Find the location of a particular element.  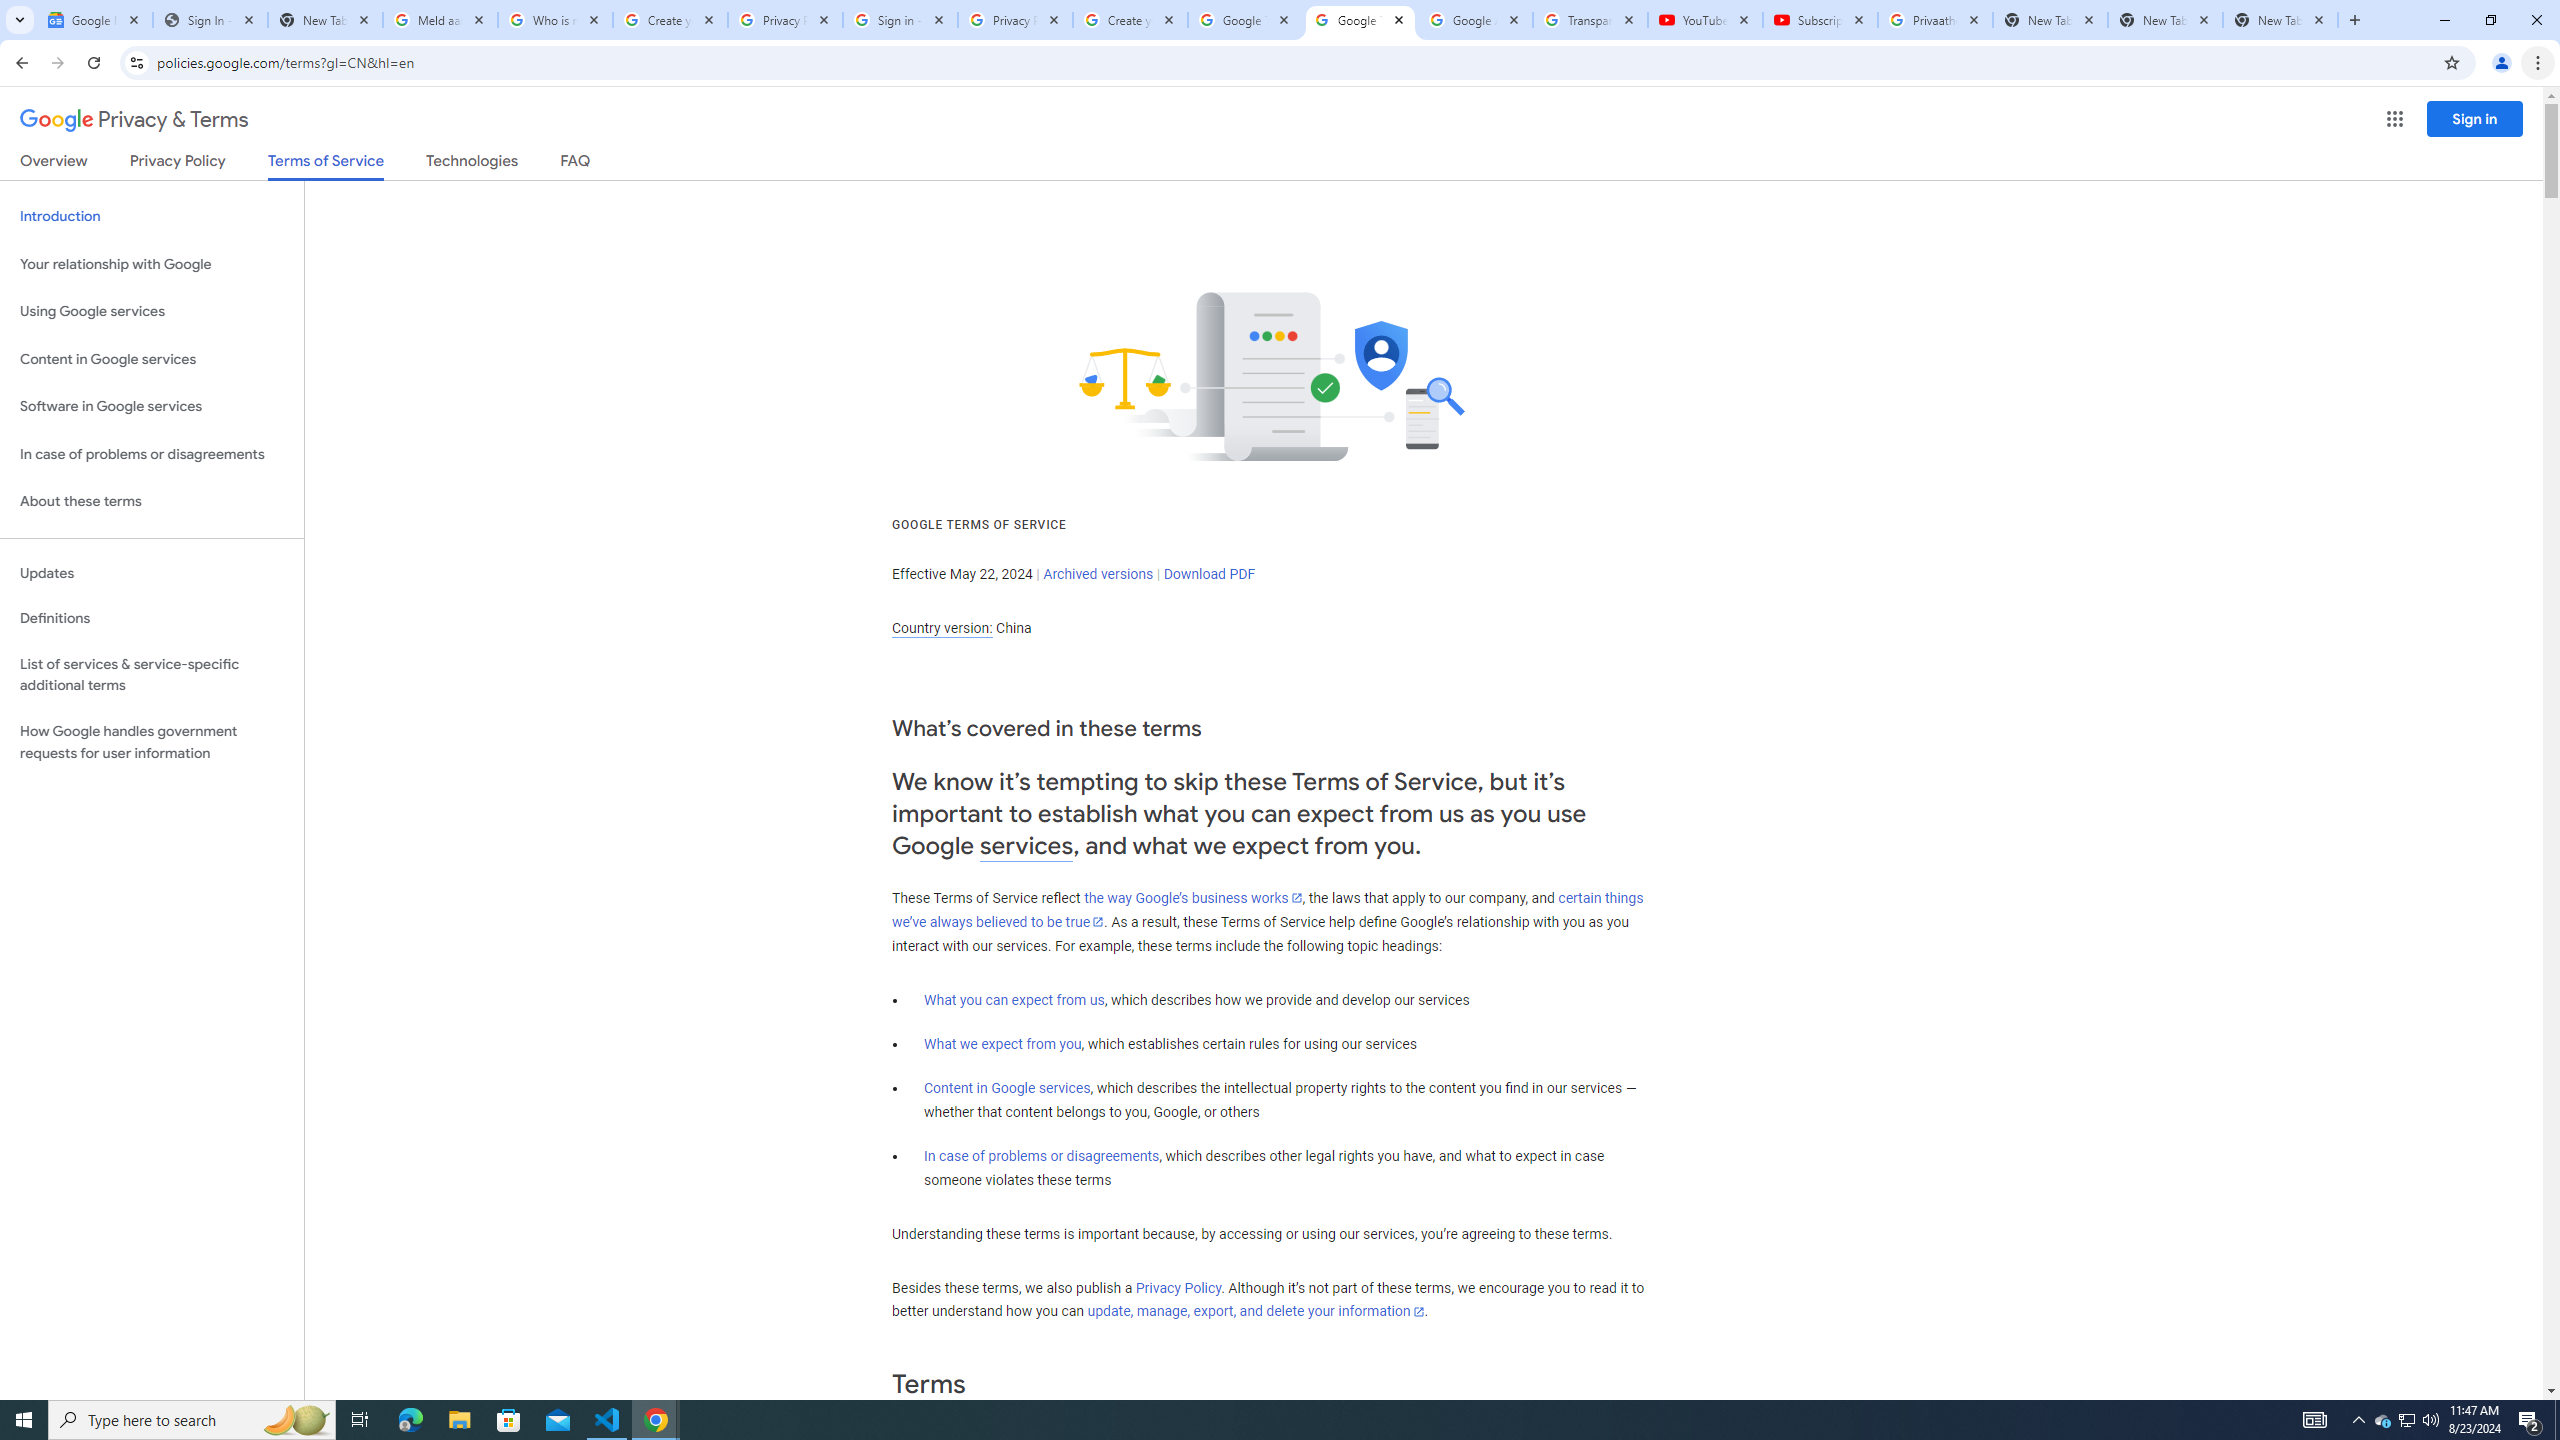

'Create your Google Account' is located at coordinates (1130, 19).